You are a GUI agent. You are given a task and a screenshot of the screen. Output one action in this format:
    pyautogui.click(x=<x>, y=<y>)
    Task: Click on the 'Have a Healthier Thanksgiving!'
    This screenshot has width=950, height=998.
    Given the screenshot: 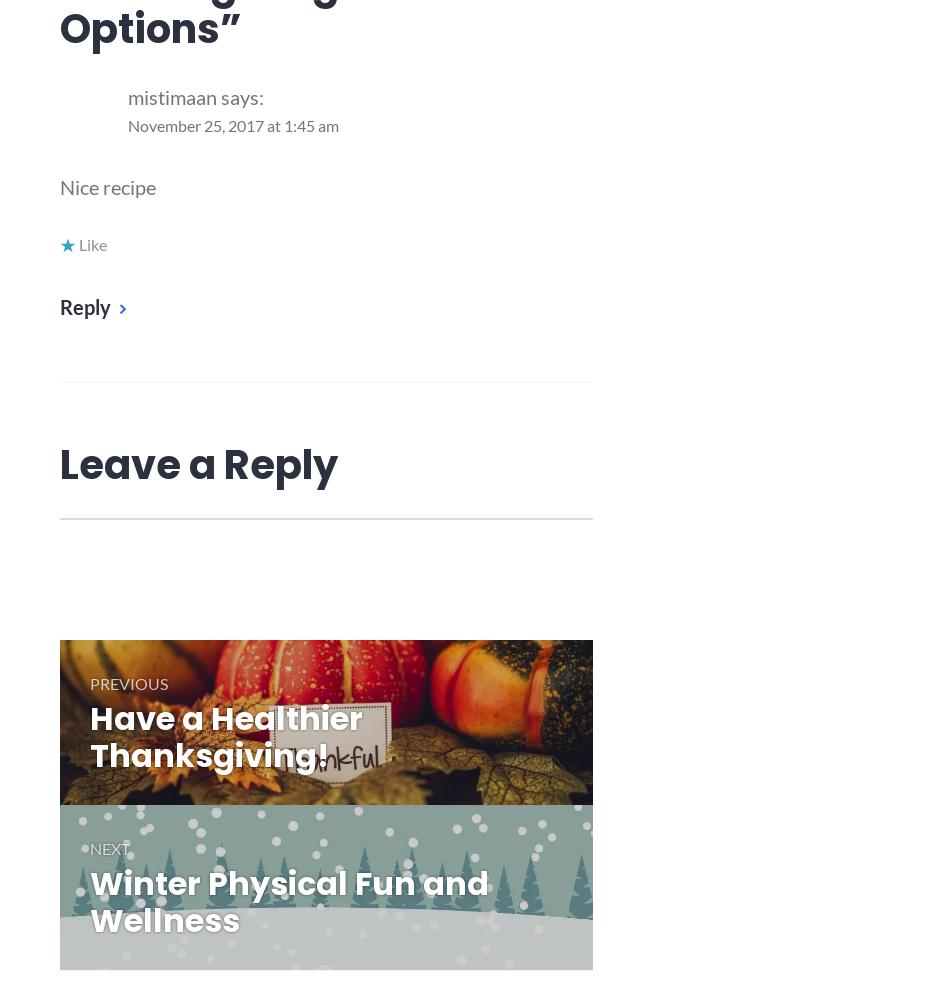 What is the action you would take?
    pyautogui.click(x=226, y=736)
    